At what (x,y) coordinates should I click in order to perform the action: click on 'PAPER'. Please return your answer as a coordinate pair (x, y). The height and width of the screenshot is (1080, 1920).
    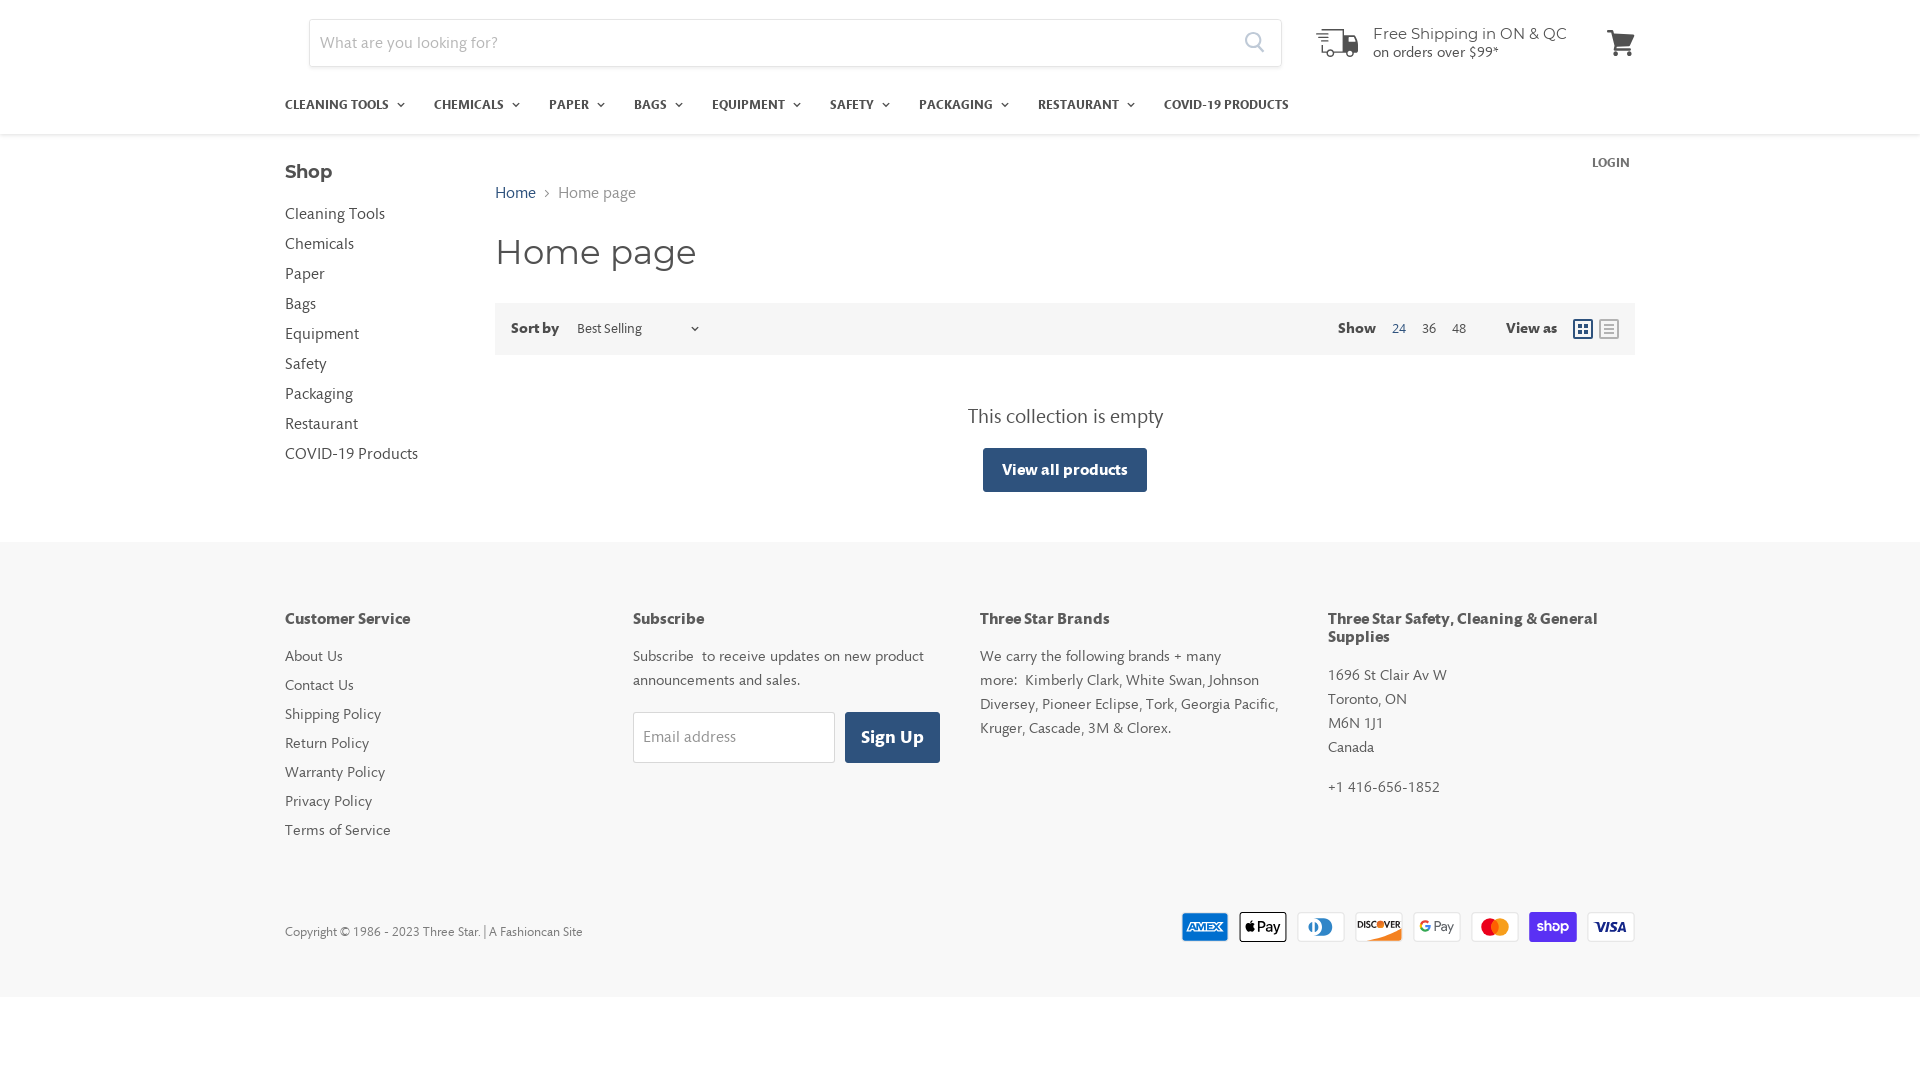
    Looking at the image, I should click on (573, 104).